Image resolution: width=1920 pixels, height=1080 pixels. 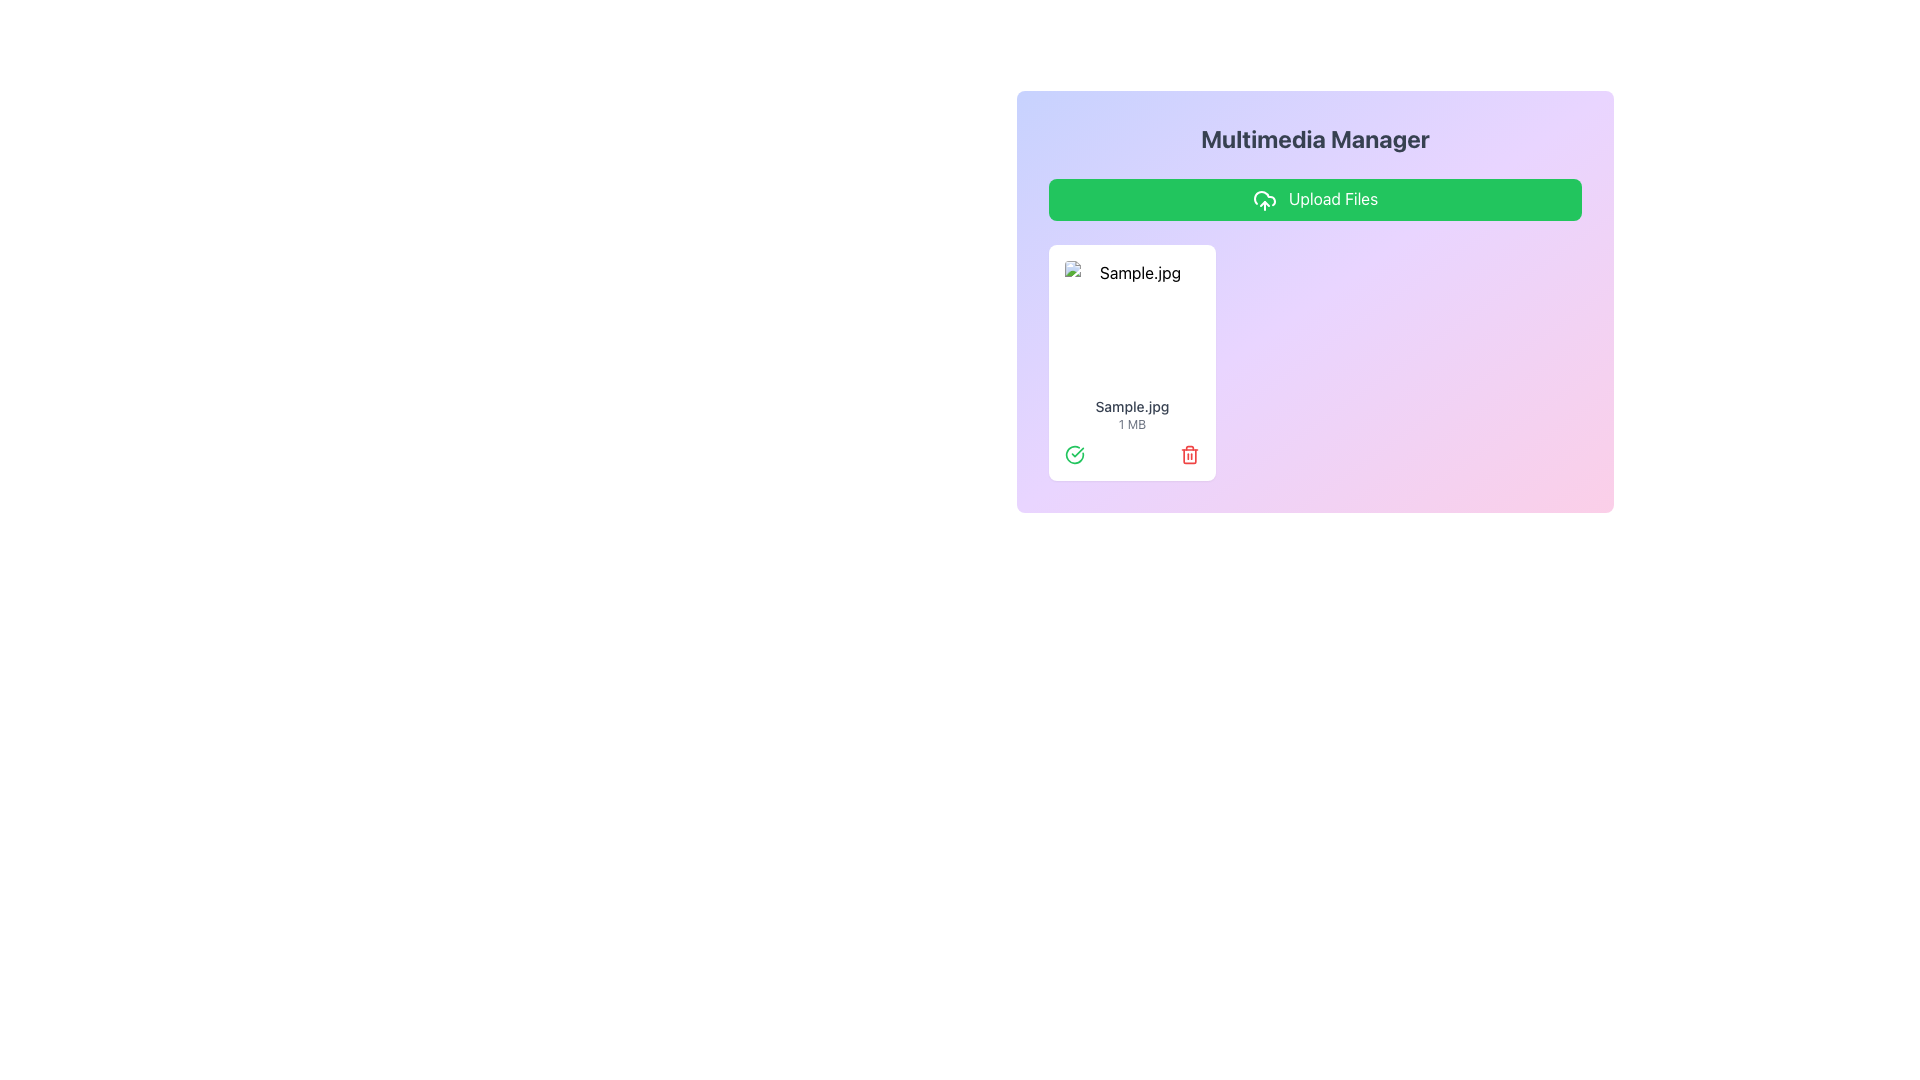 I want to click on the upload icon located within the 'Upload Files' button at the top center of the interface, which is the first item on the left side next to the button's text, so click(x=1263, y=200).